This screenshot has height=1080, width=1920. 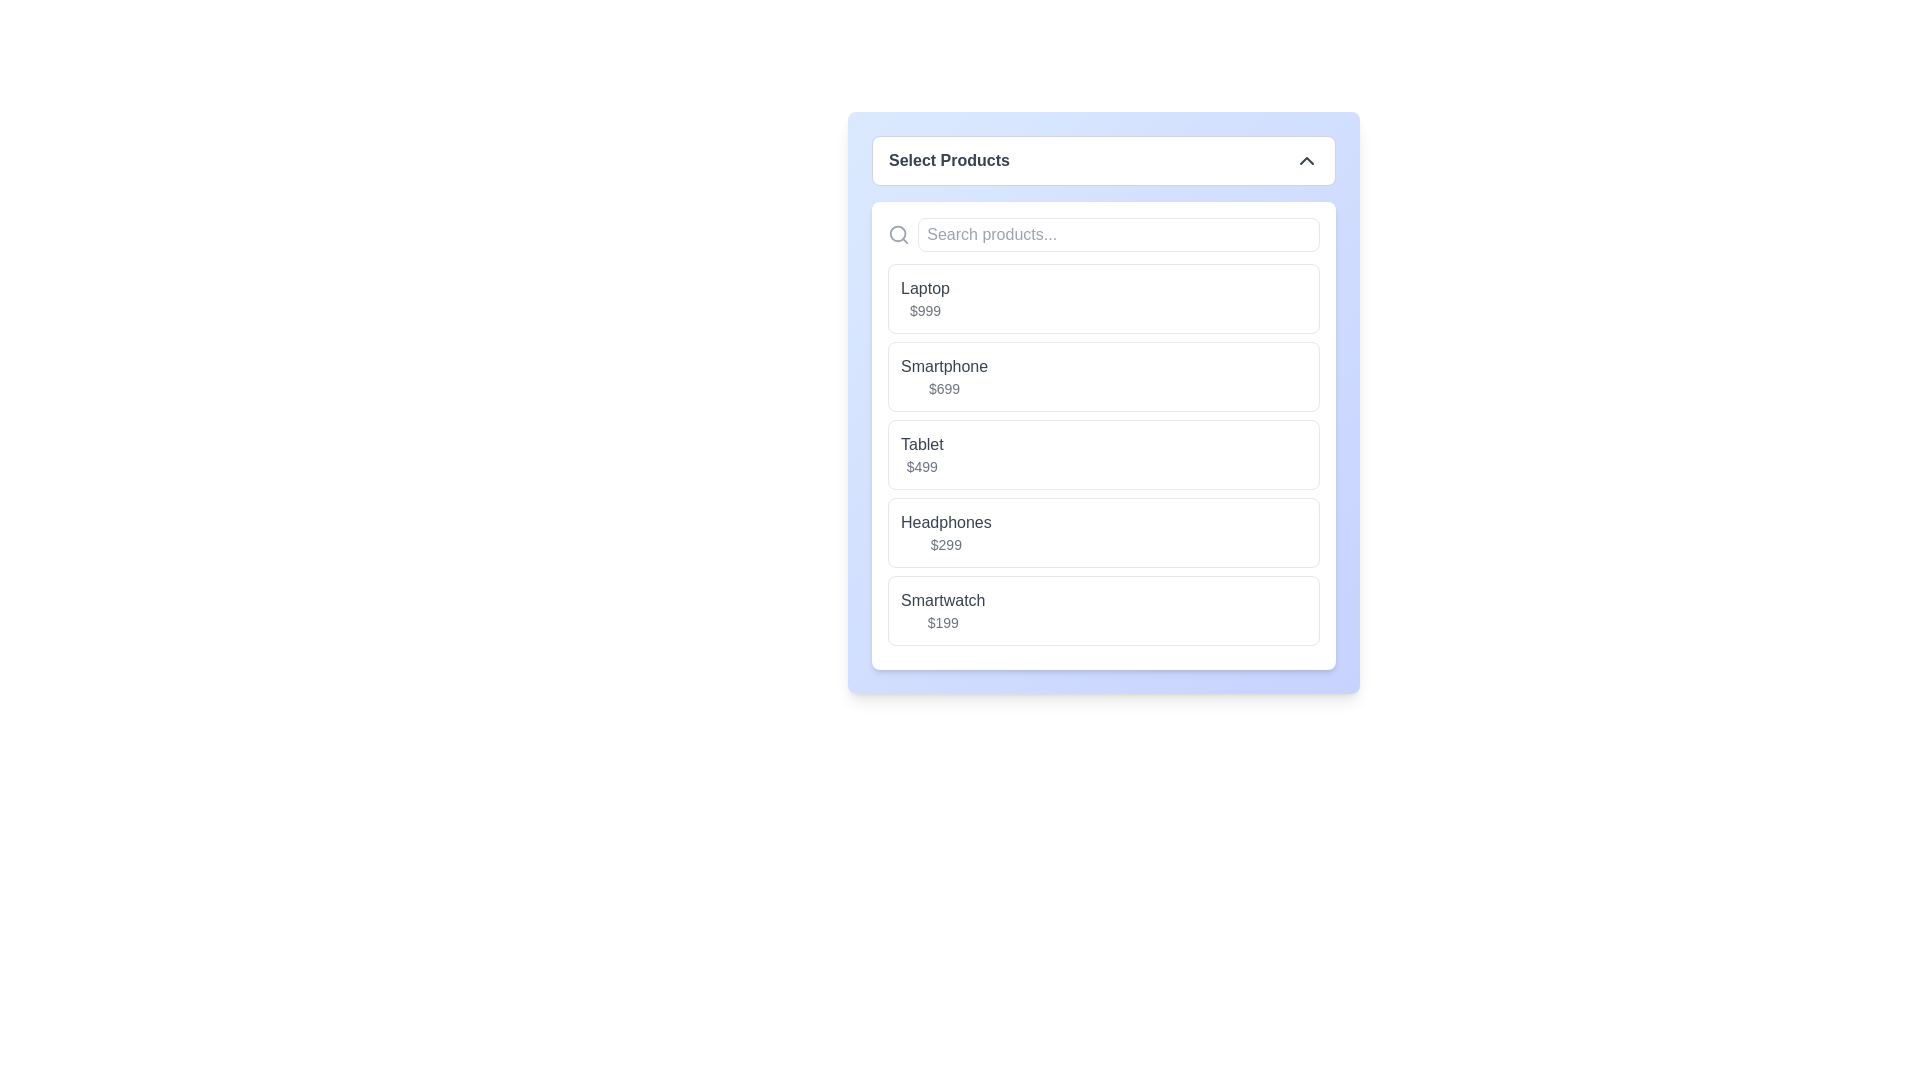 I want to click on text content of the 'Smartwatch' label located in the fifth entry of the dropdown menu, styled in gray color above the price '$199', so click(x=942, y=600).